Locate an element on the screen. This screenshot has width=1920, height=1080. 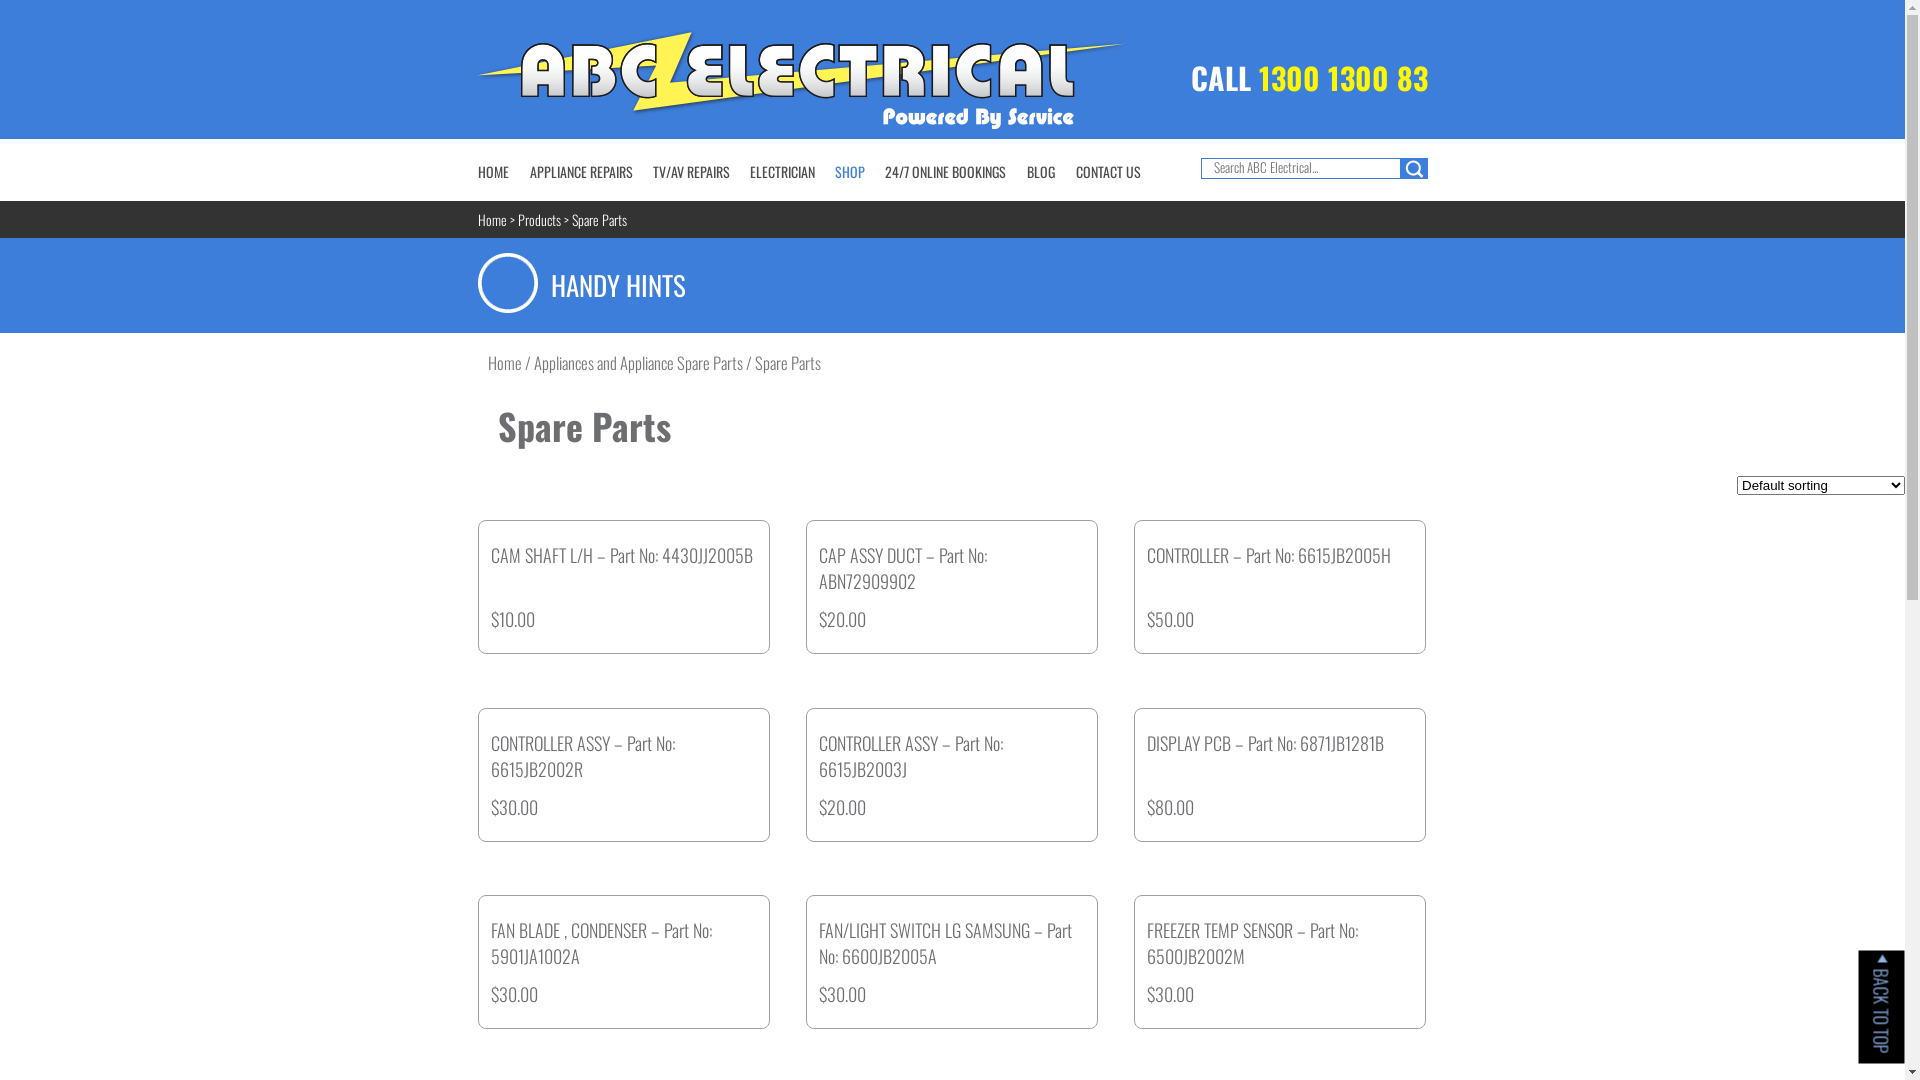
'1300 1300 83' is located at coordinates (1342, 76).